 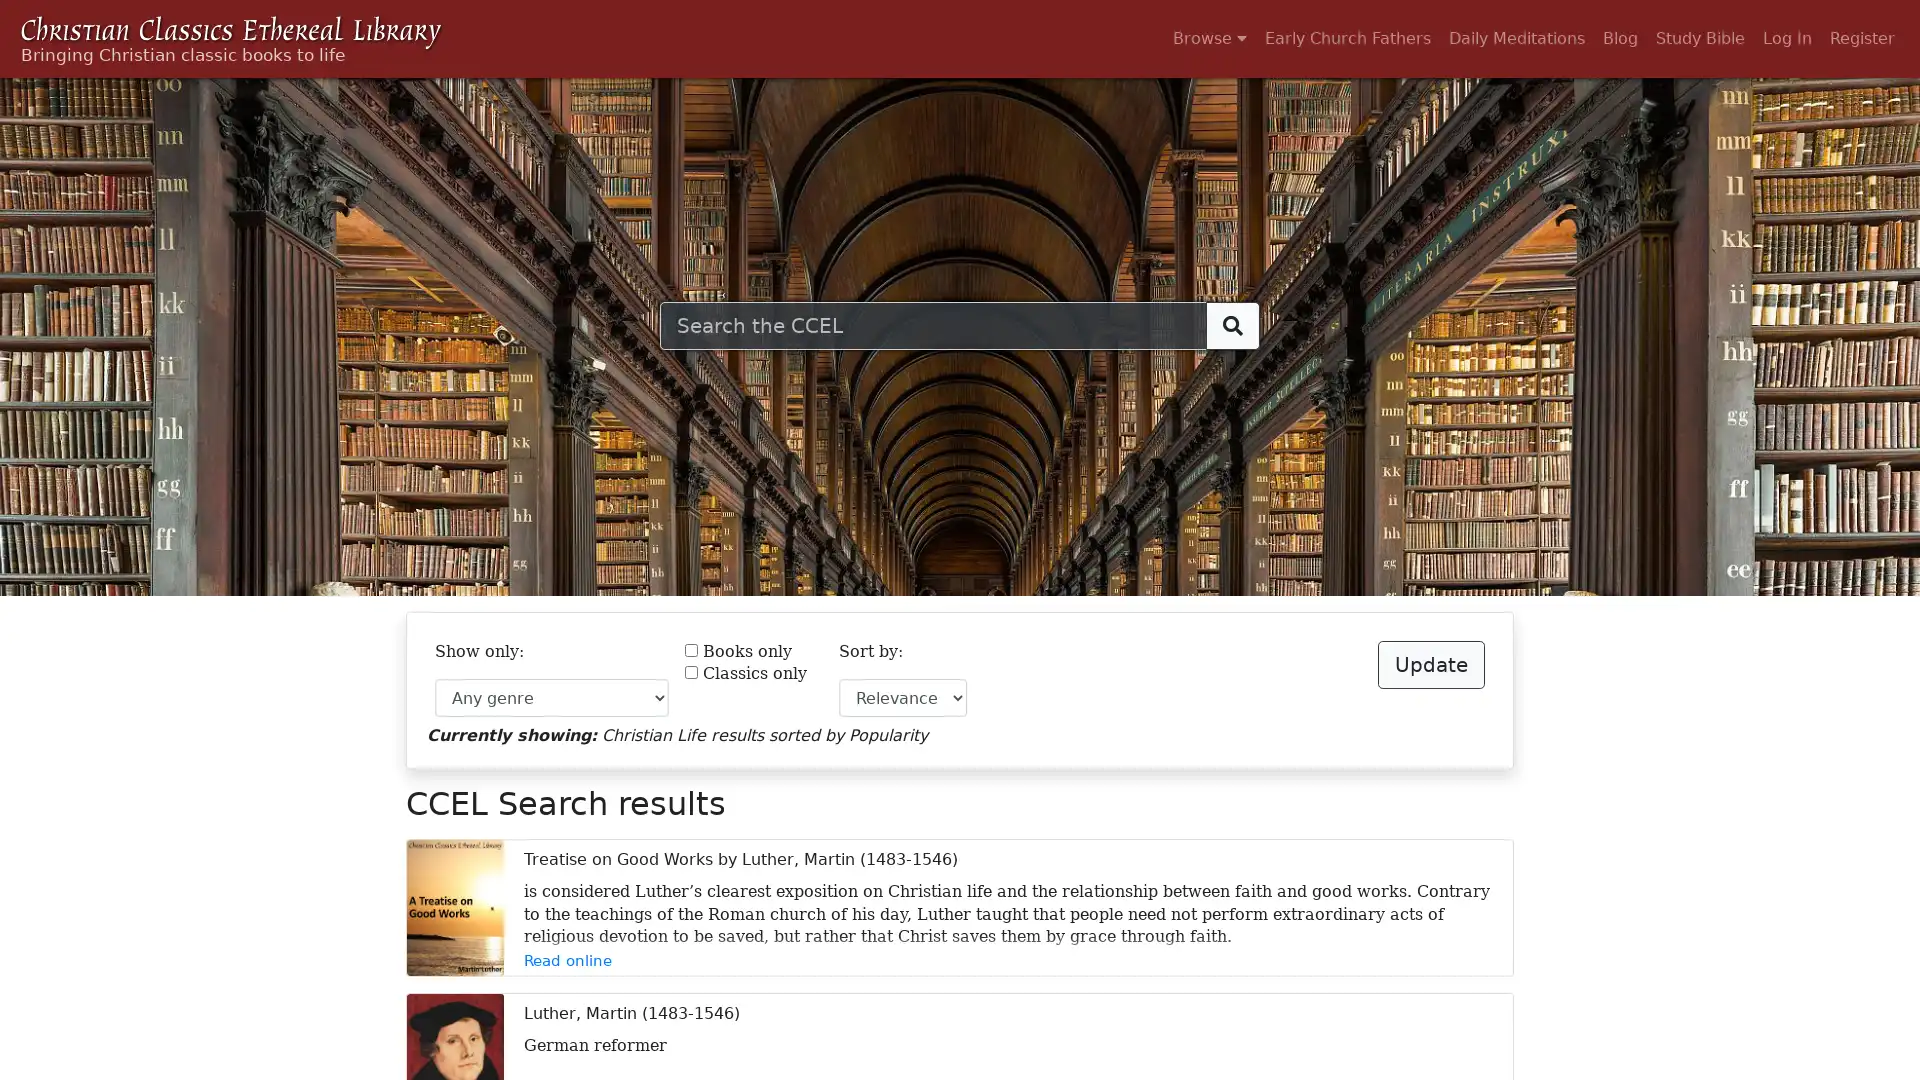 I want to click on Update, so click(x=1430, y=664).